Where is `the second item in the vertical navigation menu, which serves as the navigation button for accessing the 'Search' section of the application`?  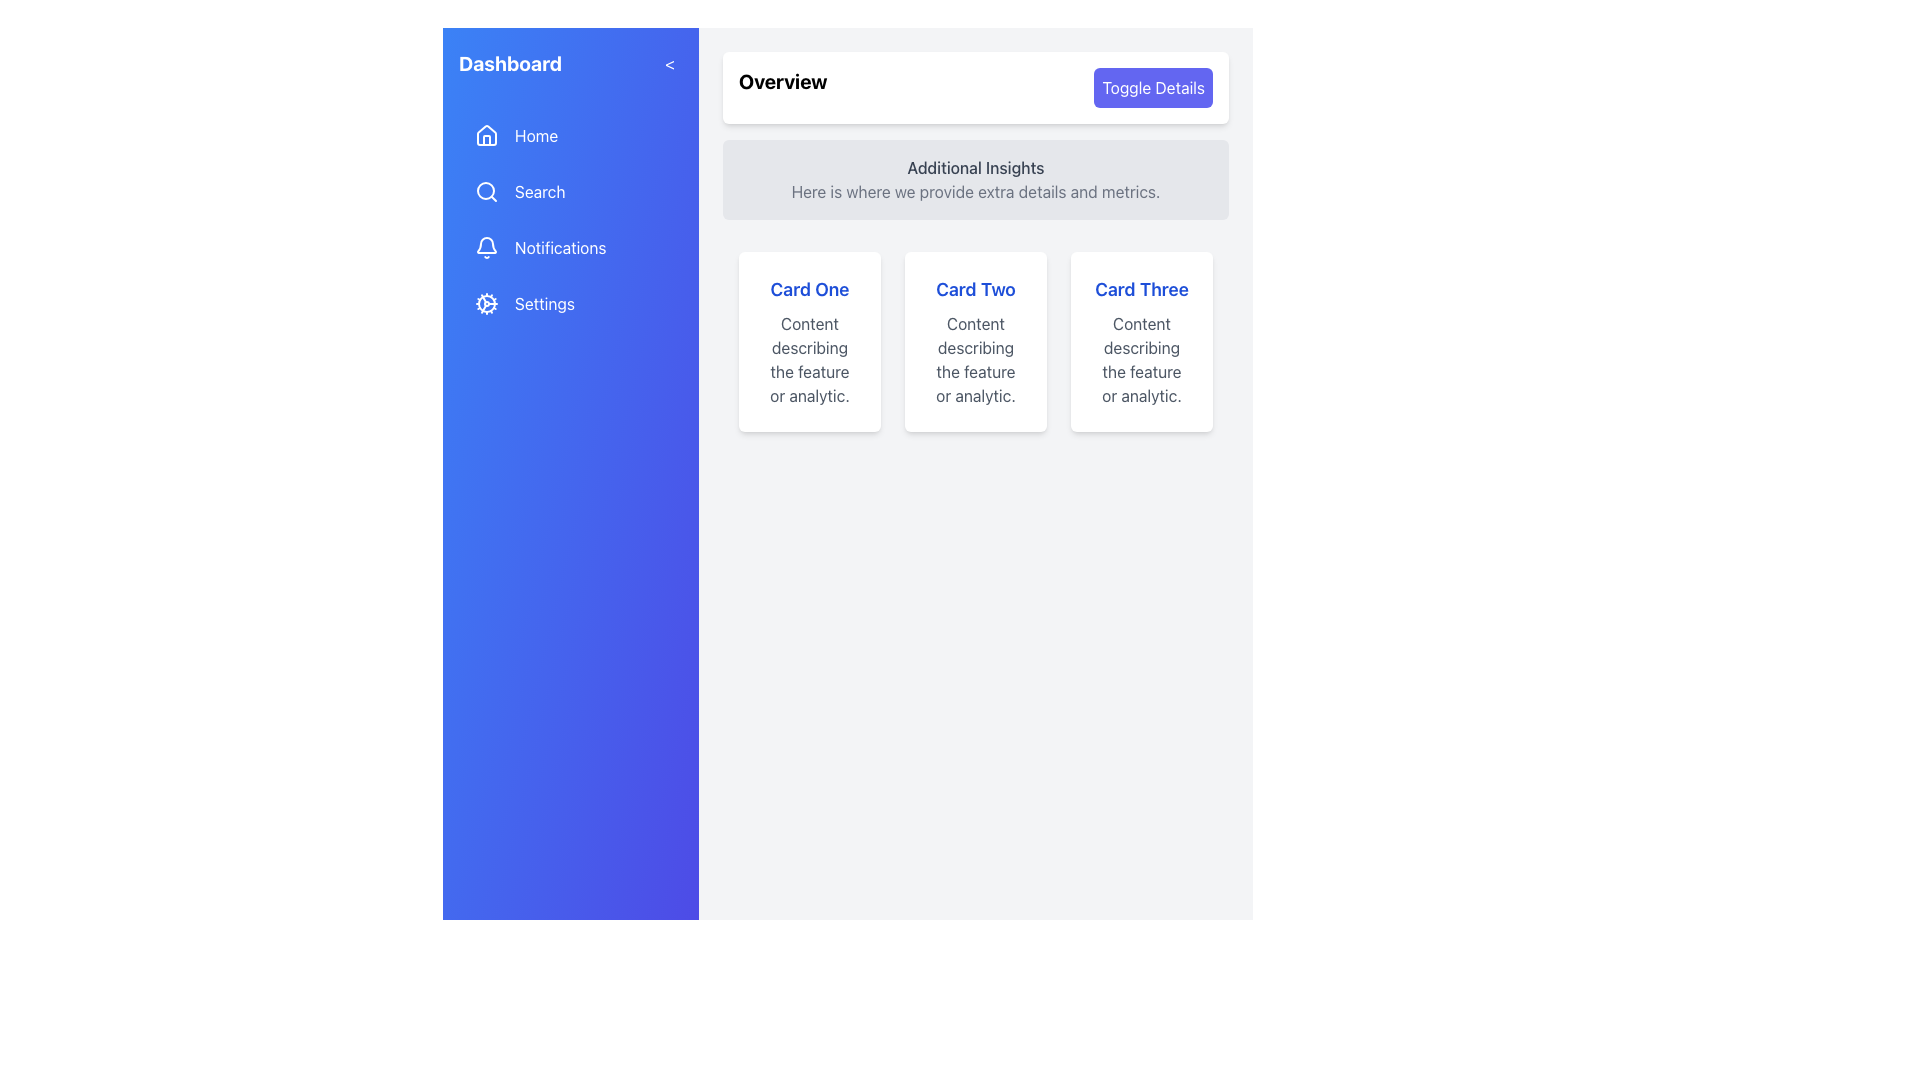 the second item in the vertical navigation menu, which serves as the navigation button for accessing the 'Search' section of the application is located at coordinates (570, 192).